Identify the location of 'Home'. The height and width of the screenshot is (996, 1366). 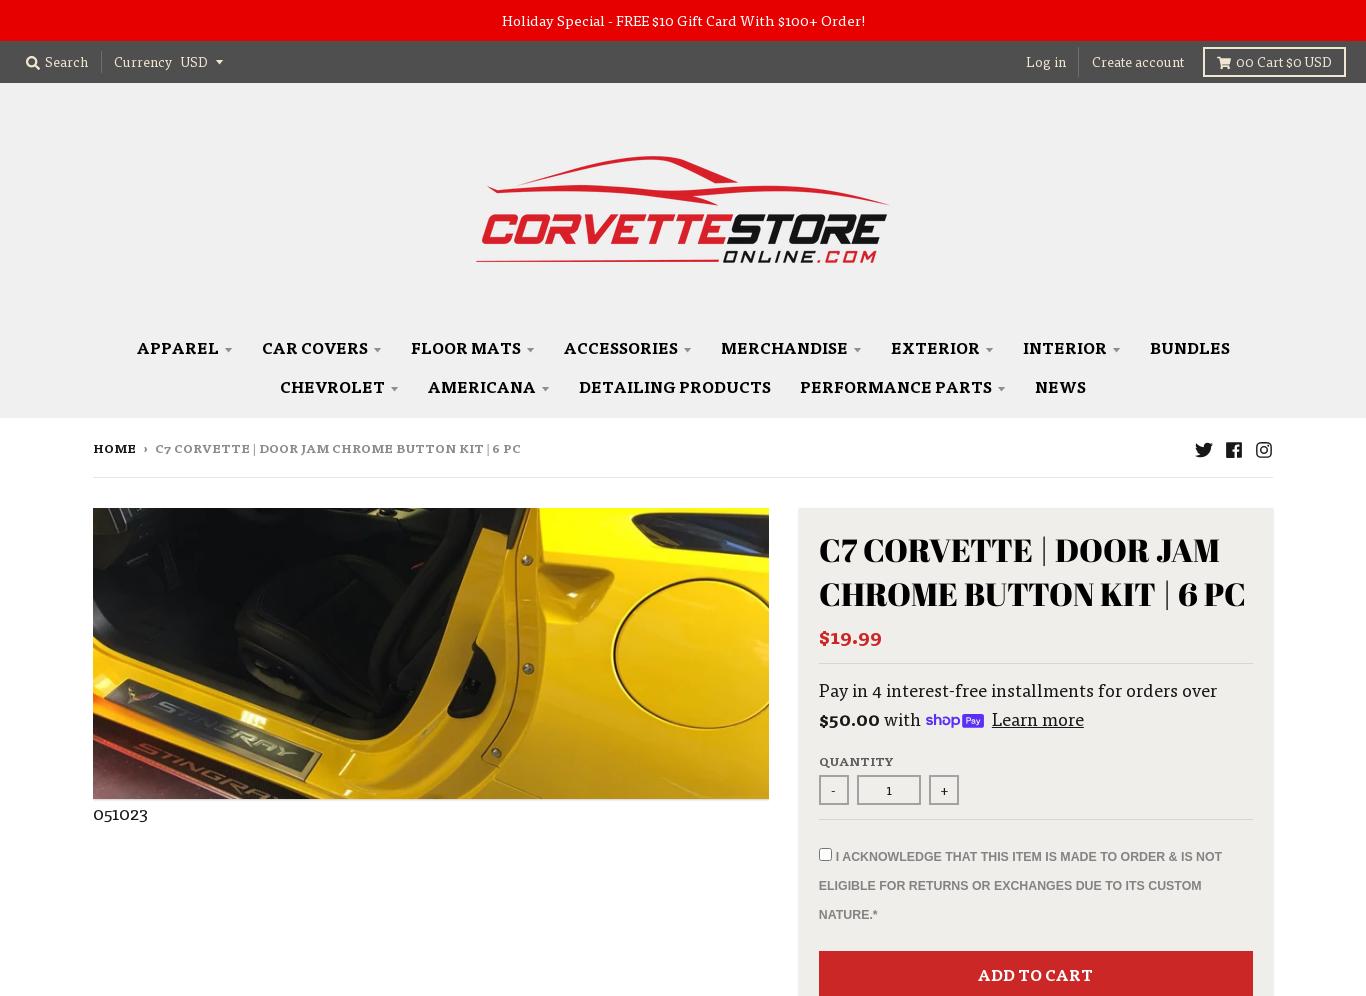
(114, 448).